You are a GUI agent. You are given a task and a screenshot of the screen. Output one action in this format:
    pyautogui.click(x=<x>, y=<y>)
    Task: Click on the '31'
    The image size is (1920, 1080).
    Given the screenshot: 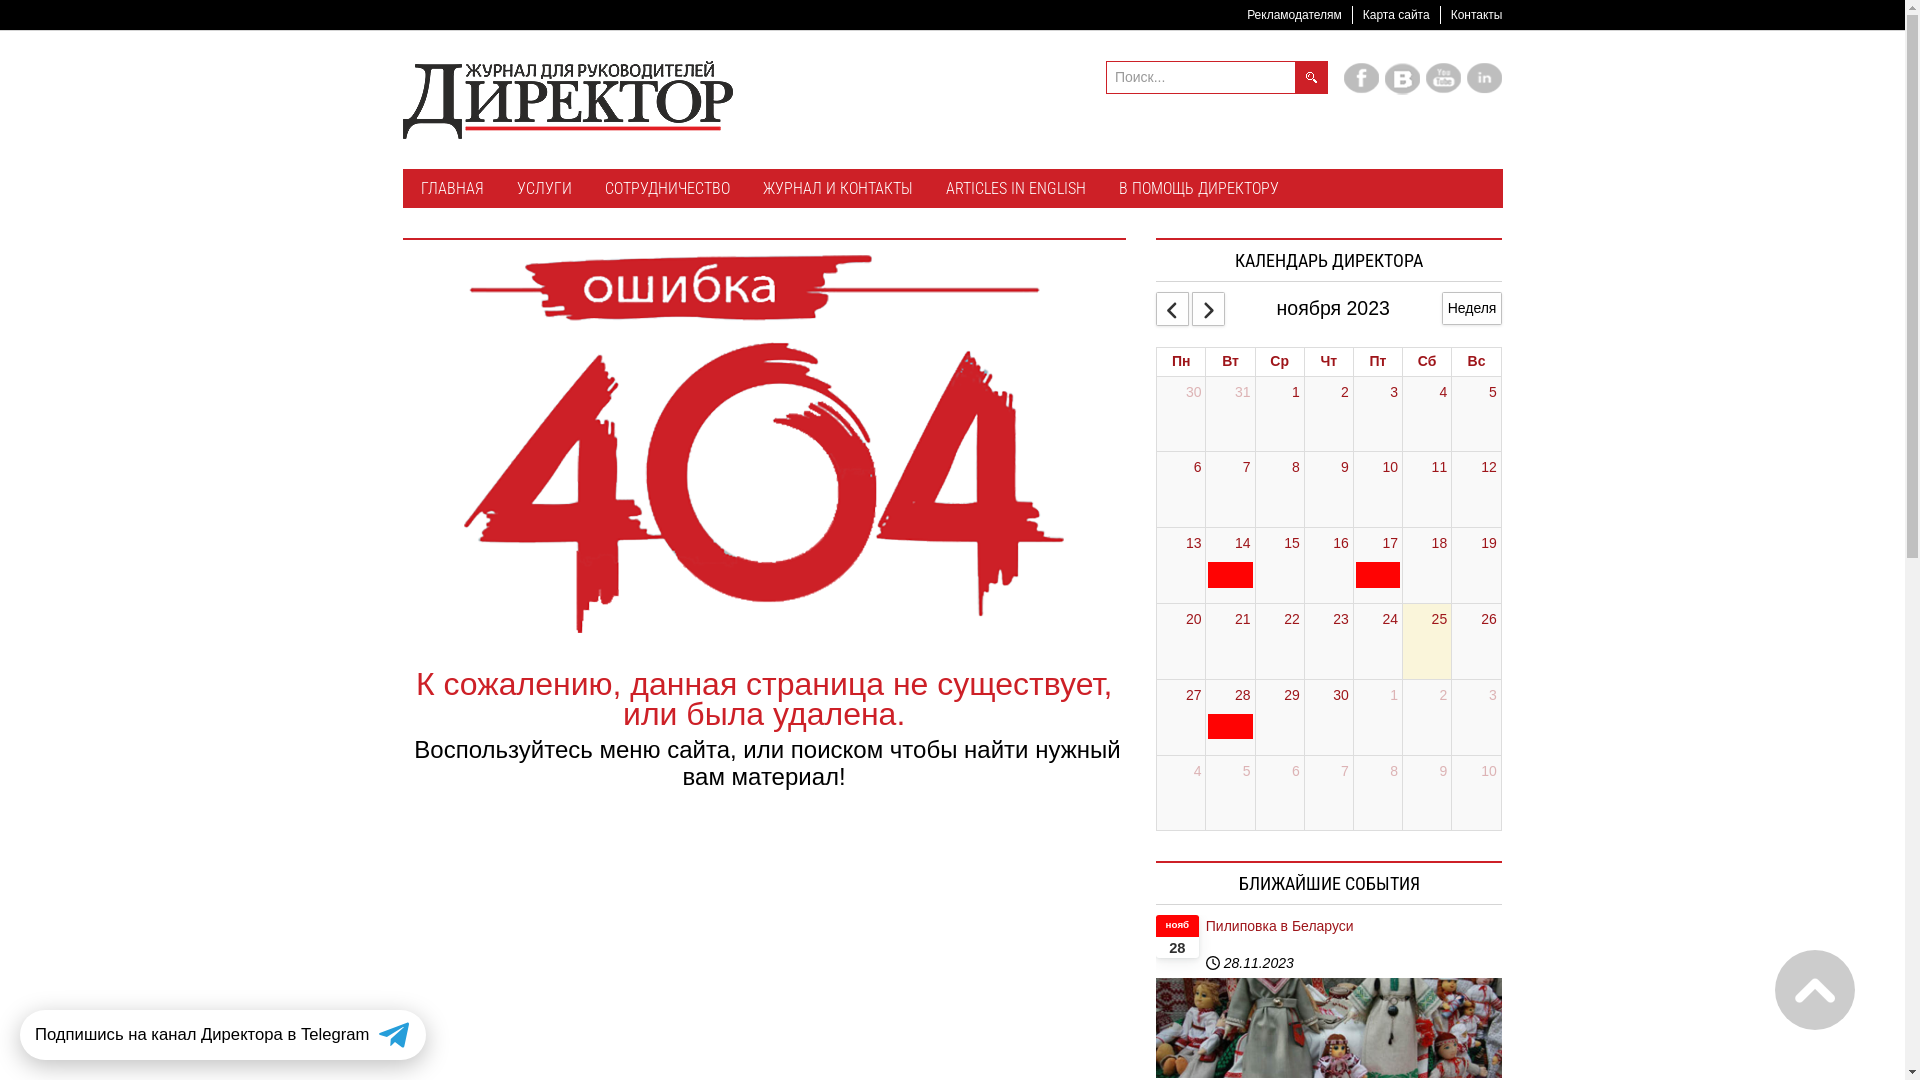 What is the action you would take?
    pyautogui.click(x=1242, y=393)
    